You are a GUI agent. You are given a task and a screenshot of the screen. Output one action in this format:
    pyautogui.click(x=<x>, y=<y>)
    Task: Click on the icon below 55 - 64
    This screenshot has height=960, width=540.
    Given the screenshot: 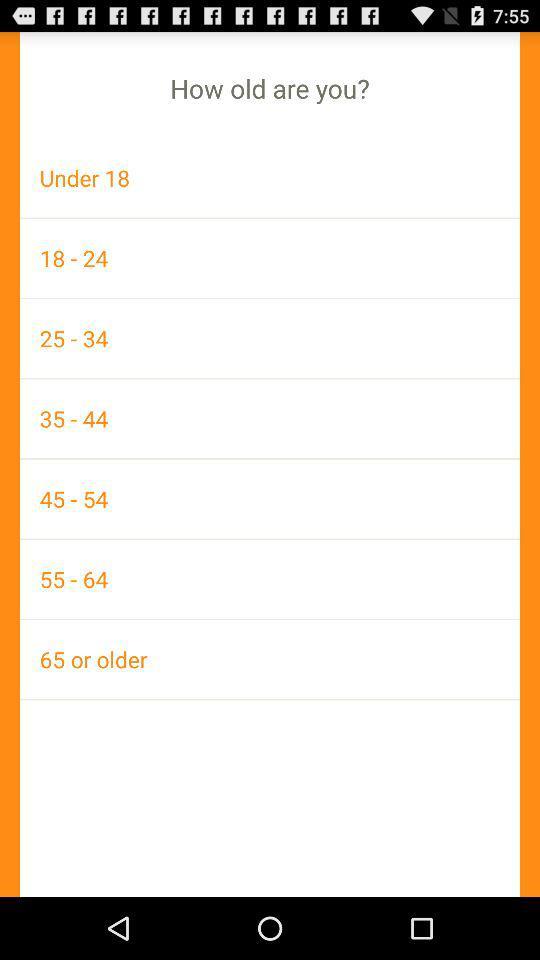 What is the action you would take?
    pyautogui.click(x=270, y=658)
    